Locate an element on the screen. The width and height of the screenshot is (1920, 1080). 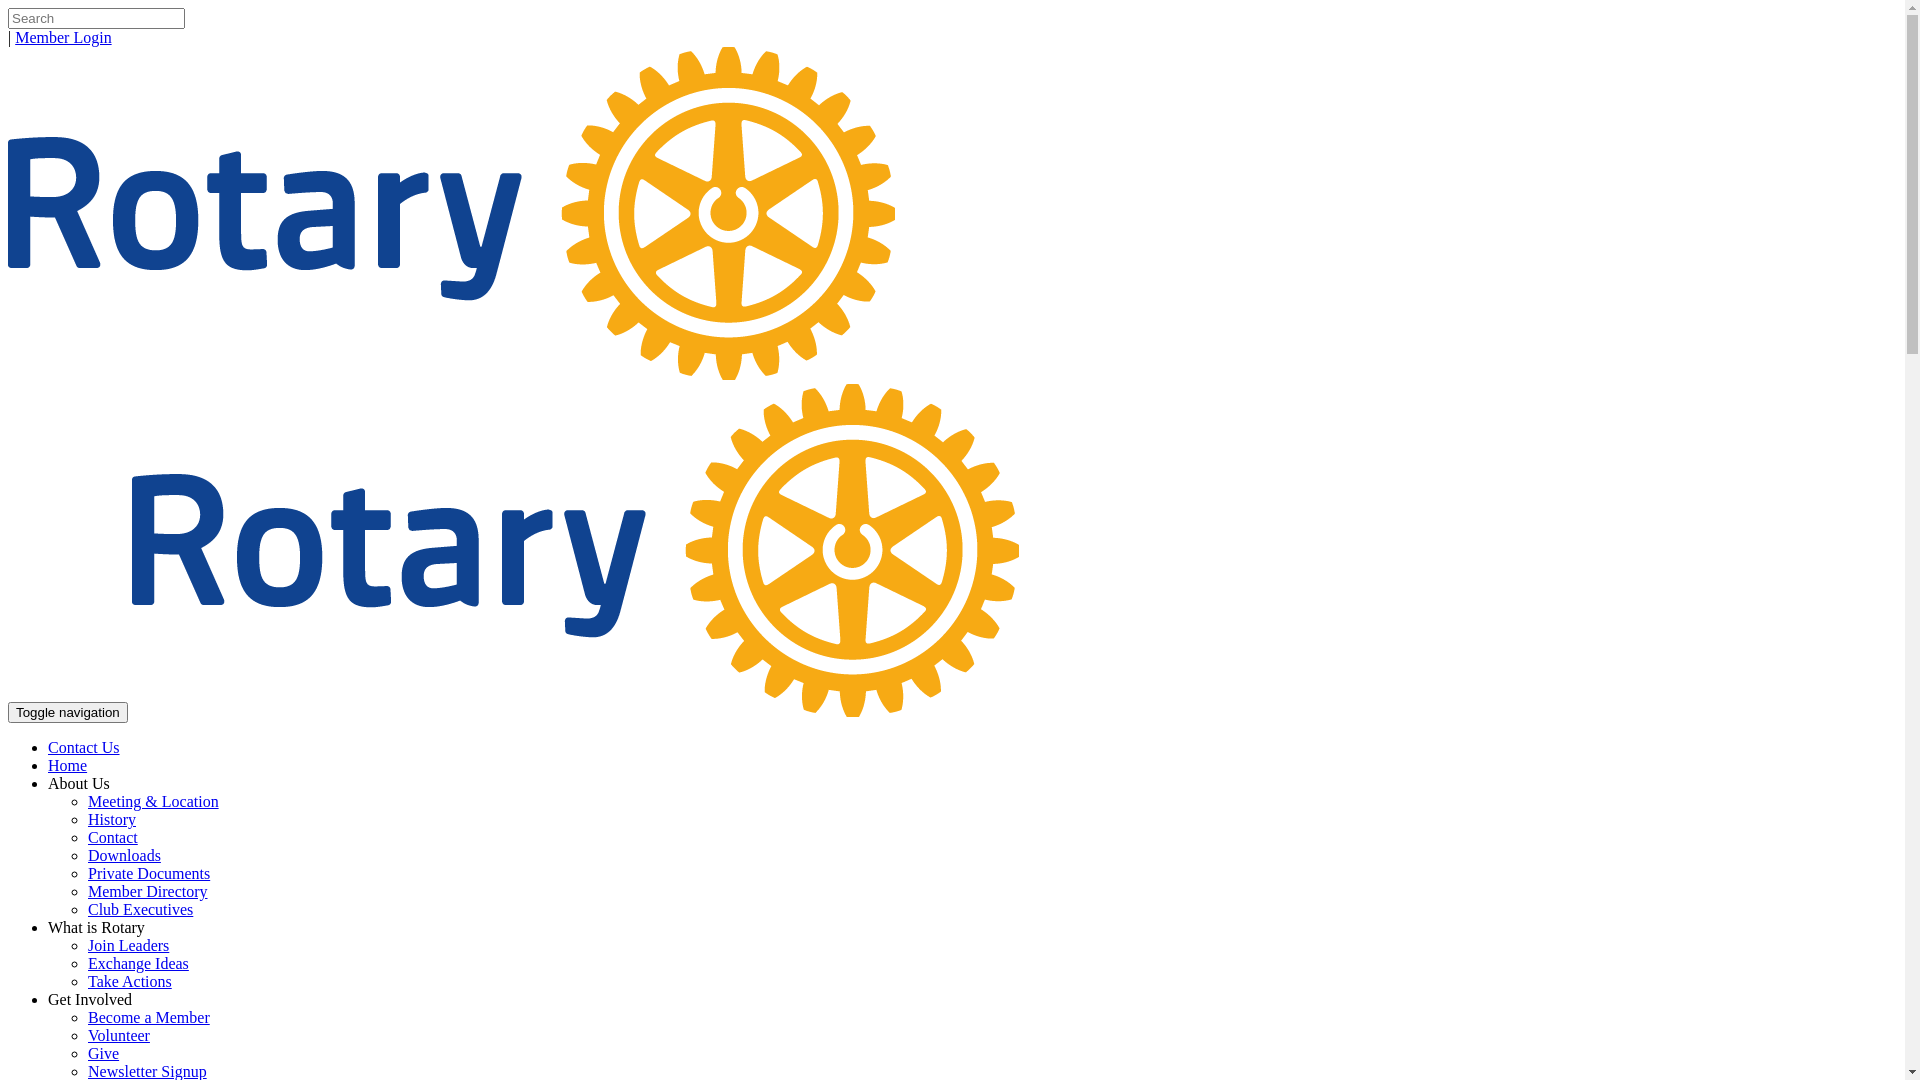
'Exchange Ideas' is located at coordinates (86, 962).